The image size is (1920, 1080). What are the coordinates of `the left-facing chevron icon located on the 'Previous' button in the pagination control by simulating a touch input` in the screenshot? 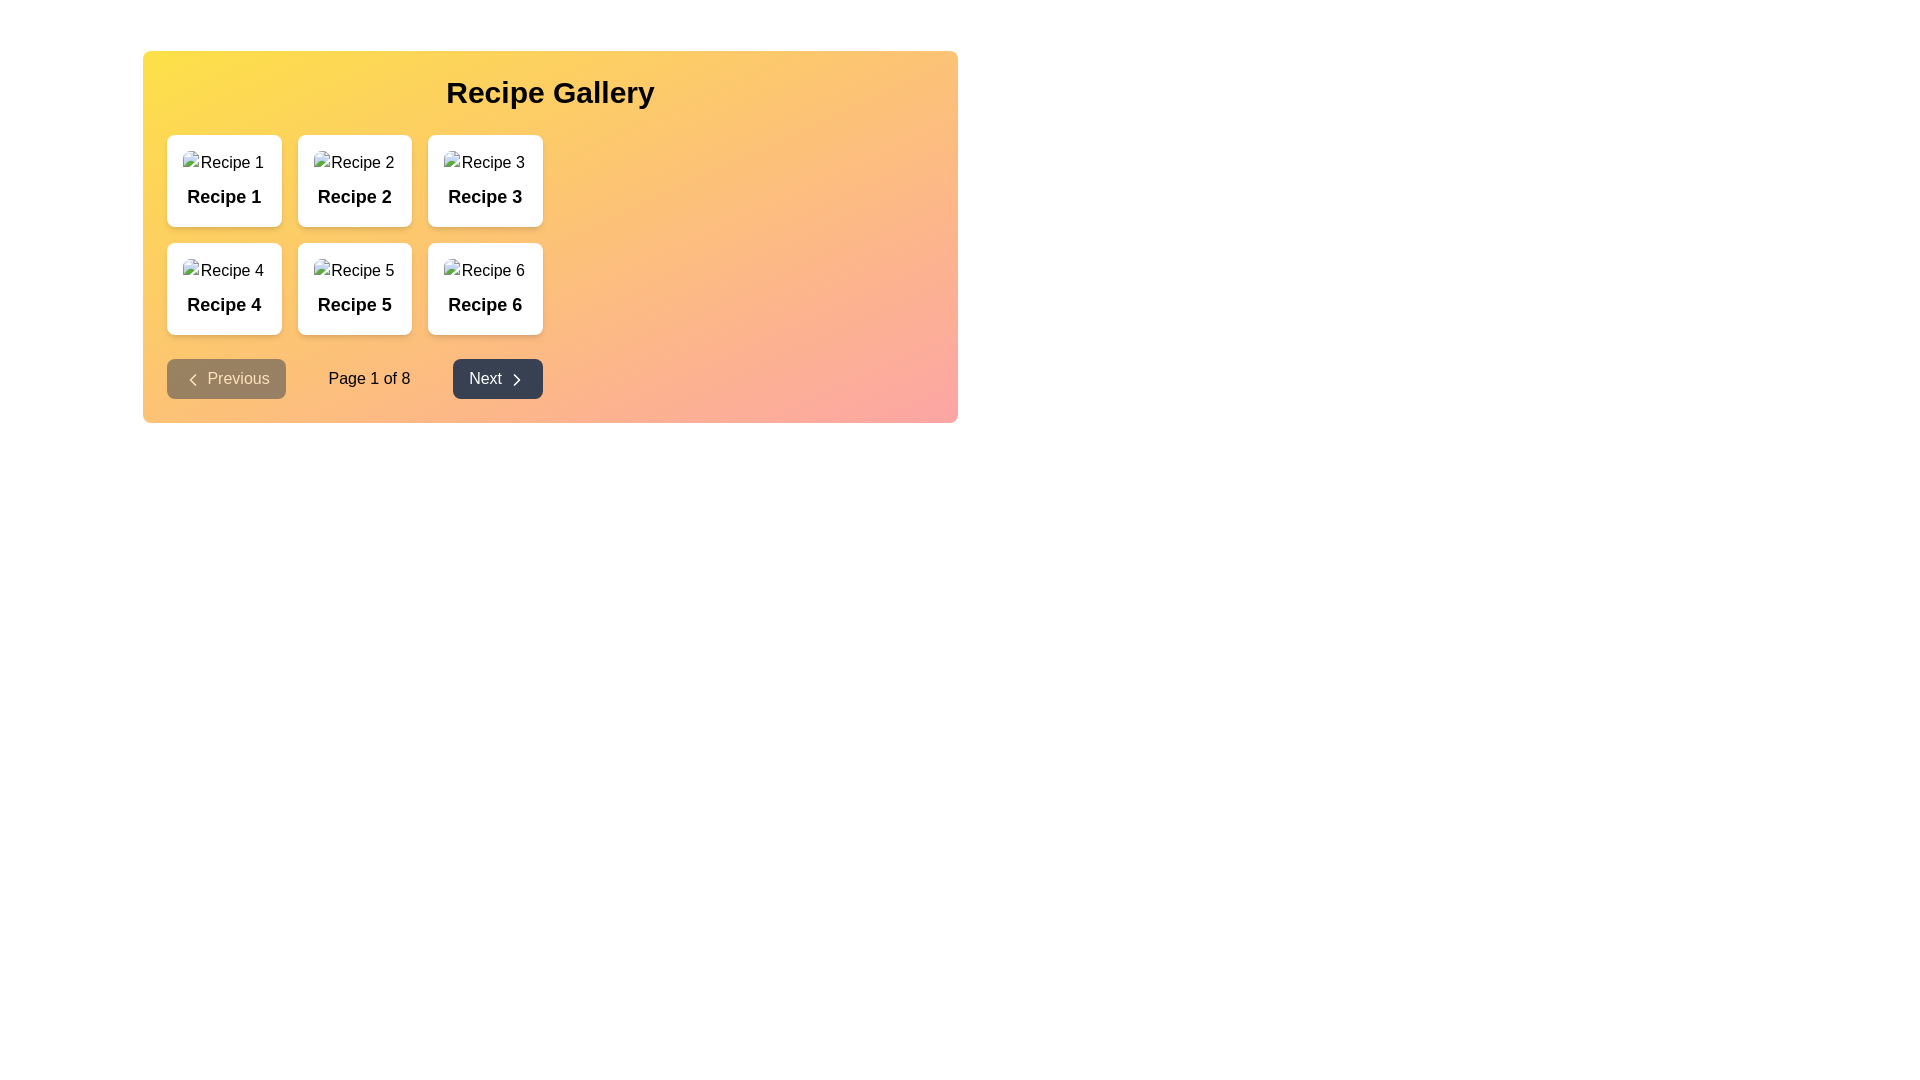 It's located at (192, 378).